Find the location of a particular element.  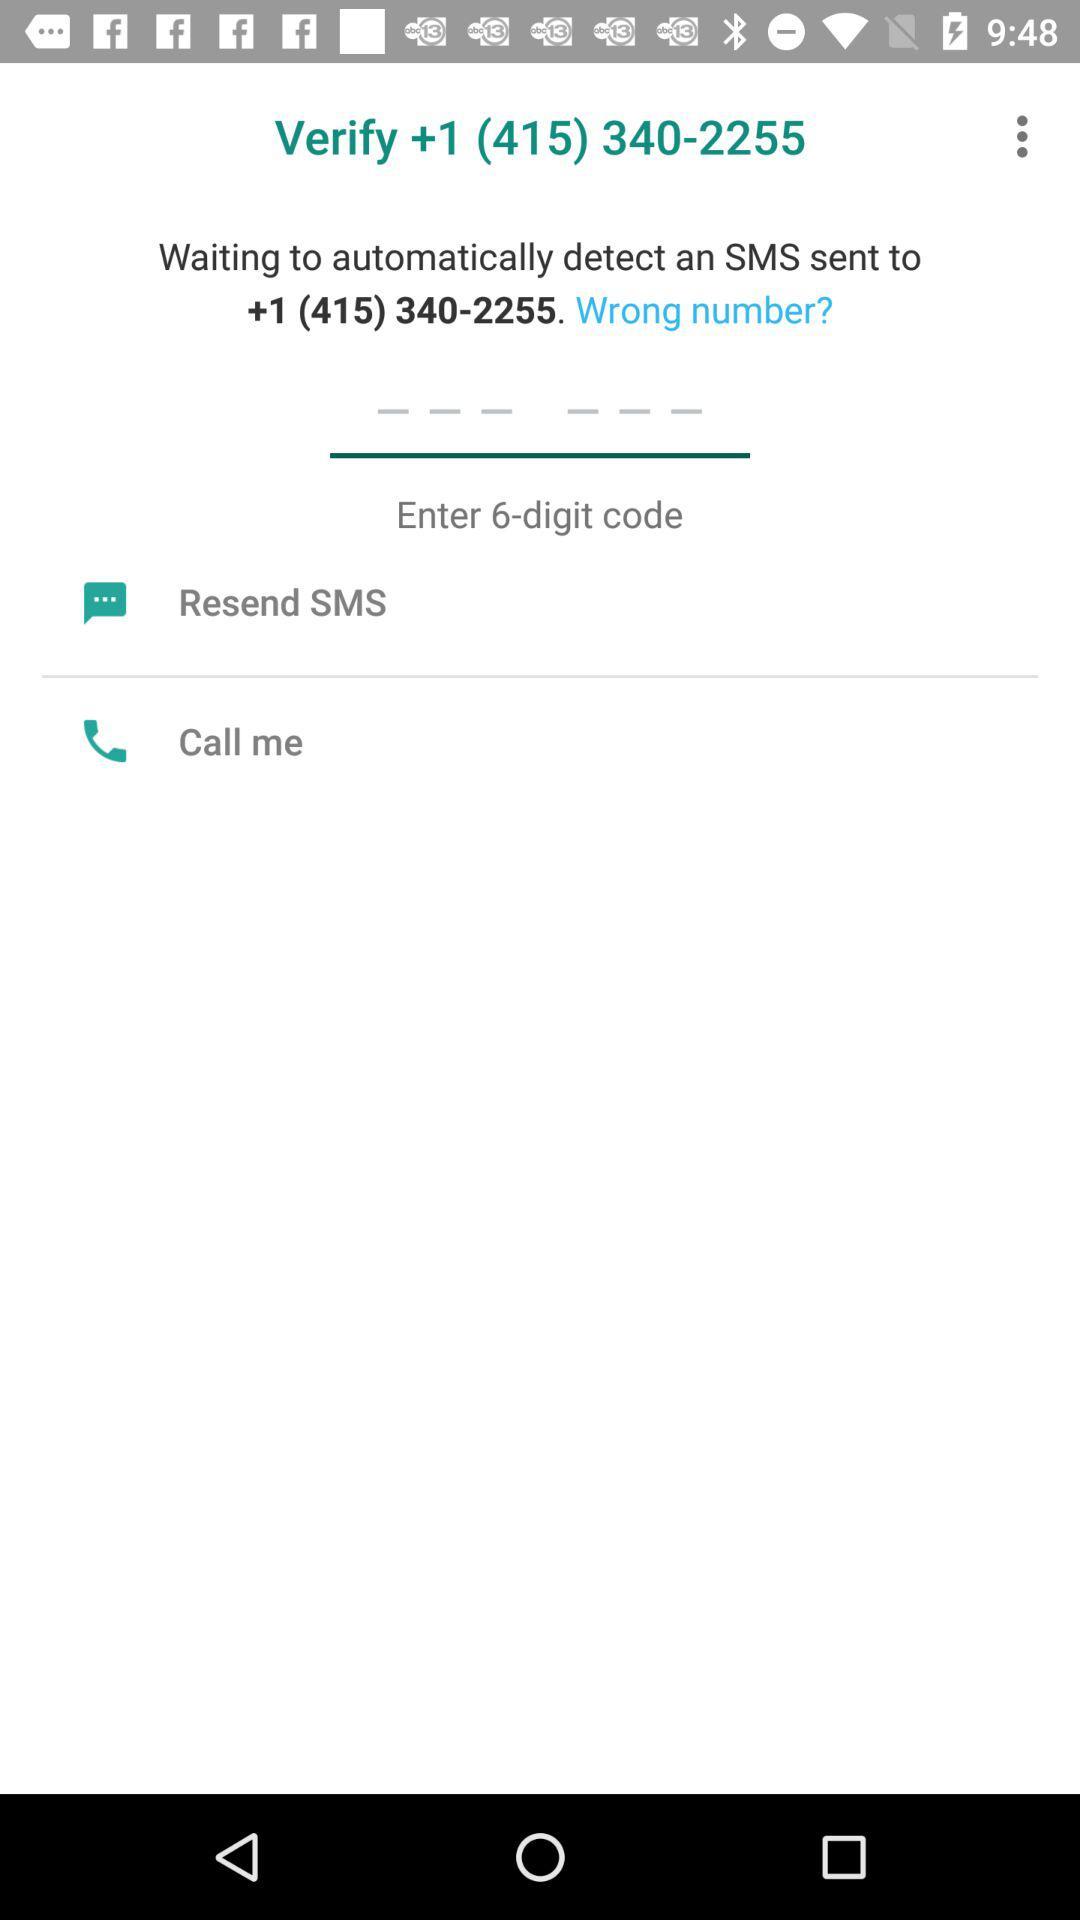

icon next to the verify 1 415 item is located at coordinates (1027, 135).